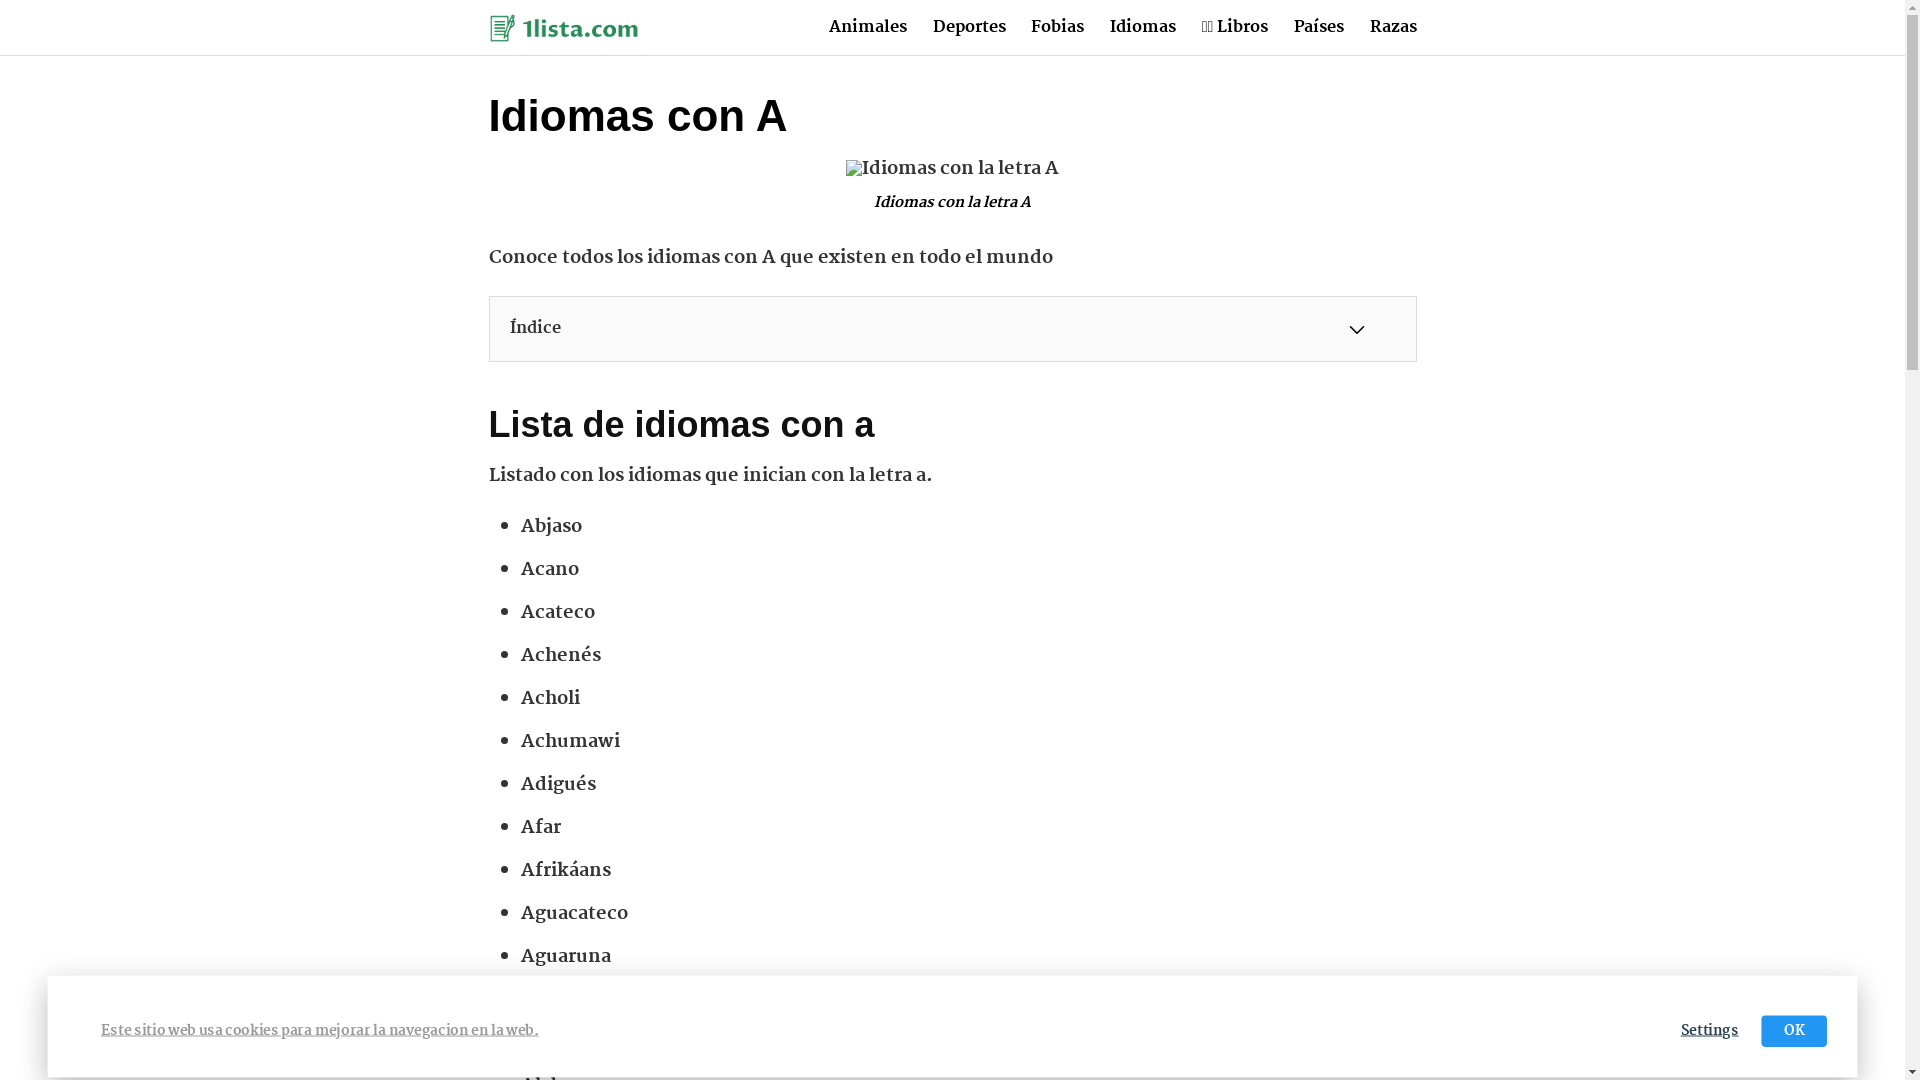 This screenshot has height=1080, width=1920. I want to click on 'Razas', so click(1392, 27).